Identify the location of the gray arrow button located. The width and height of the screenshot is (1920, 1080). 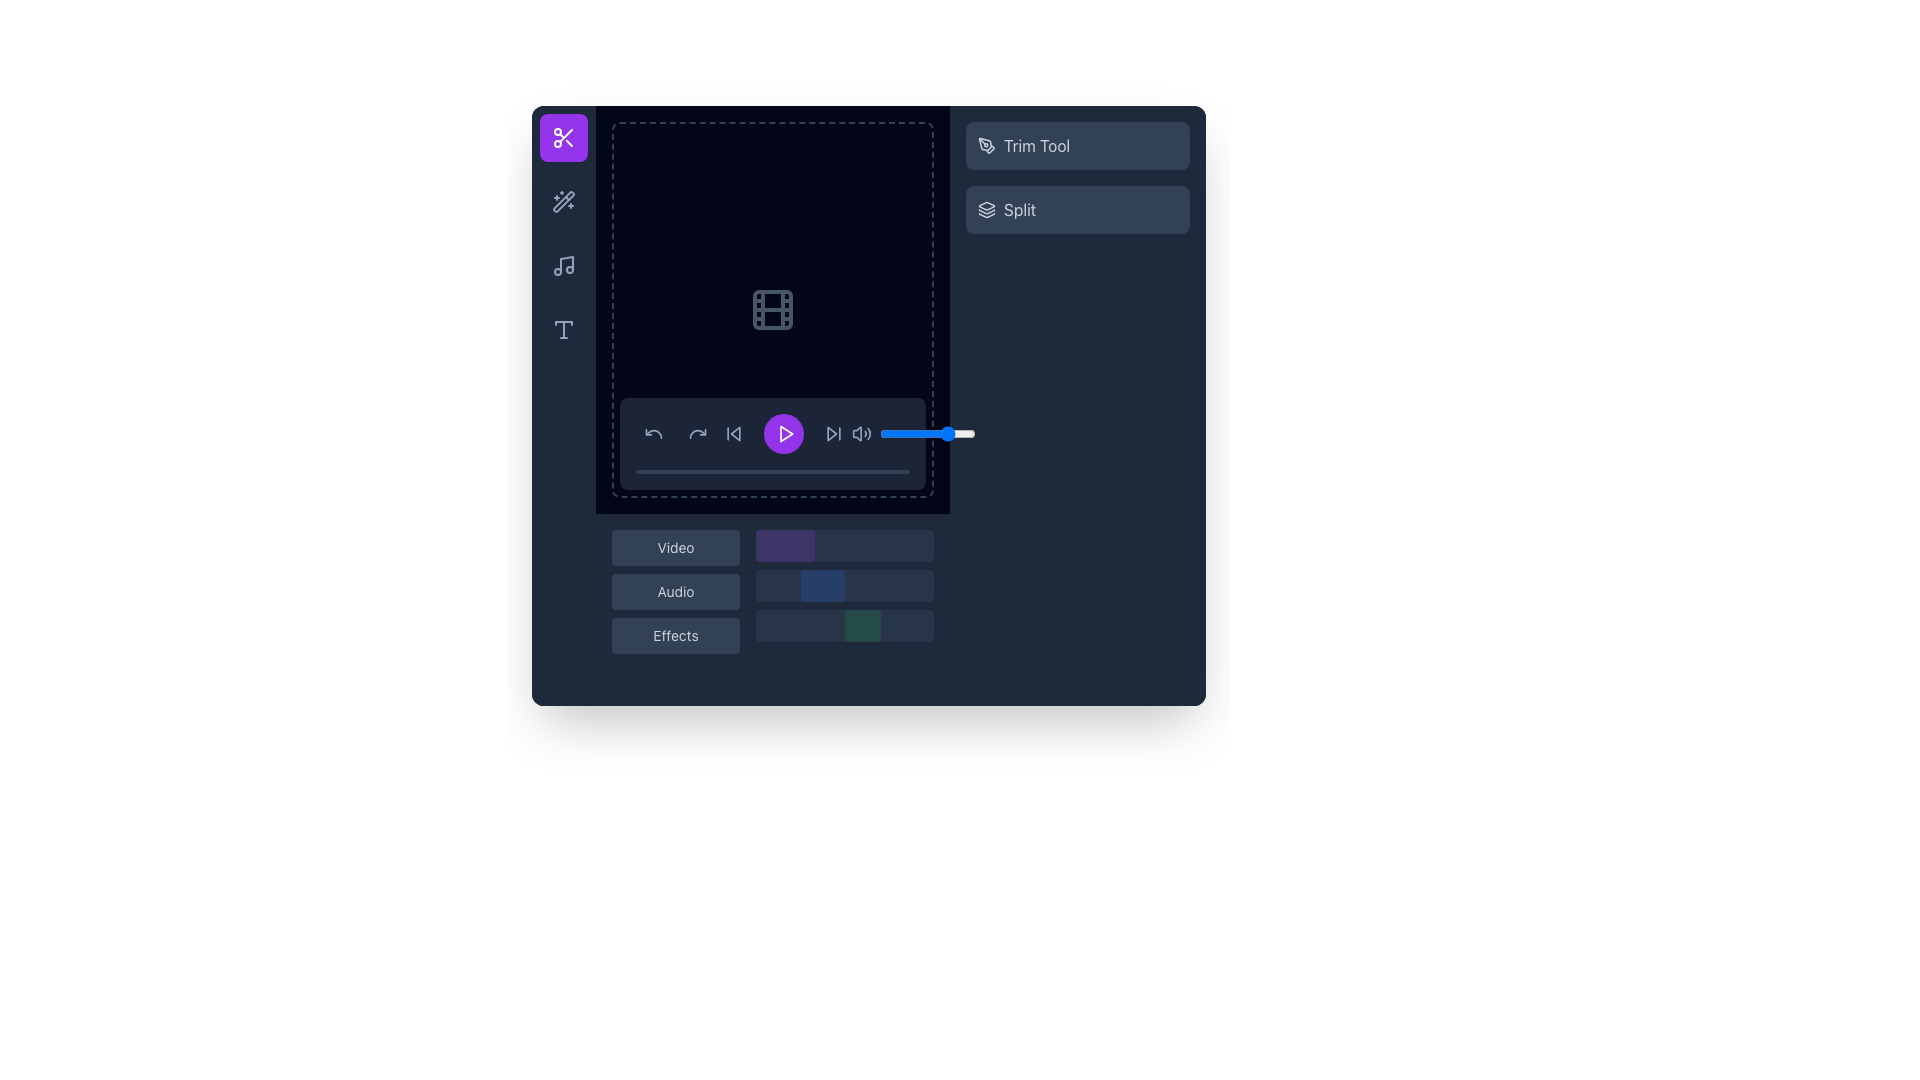
(733, 433).